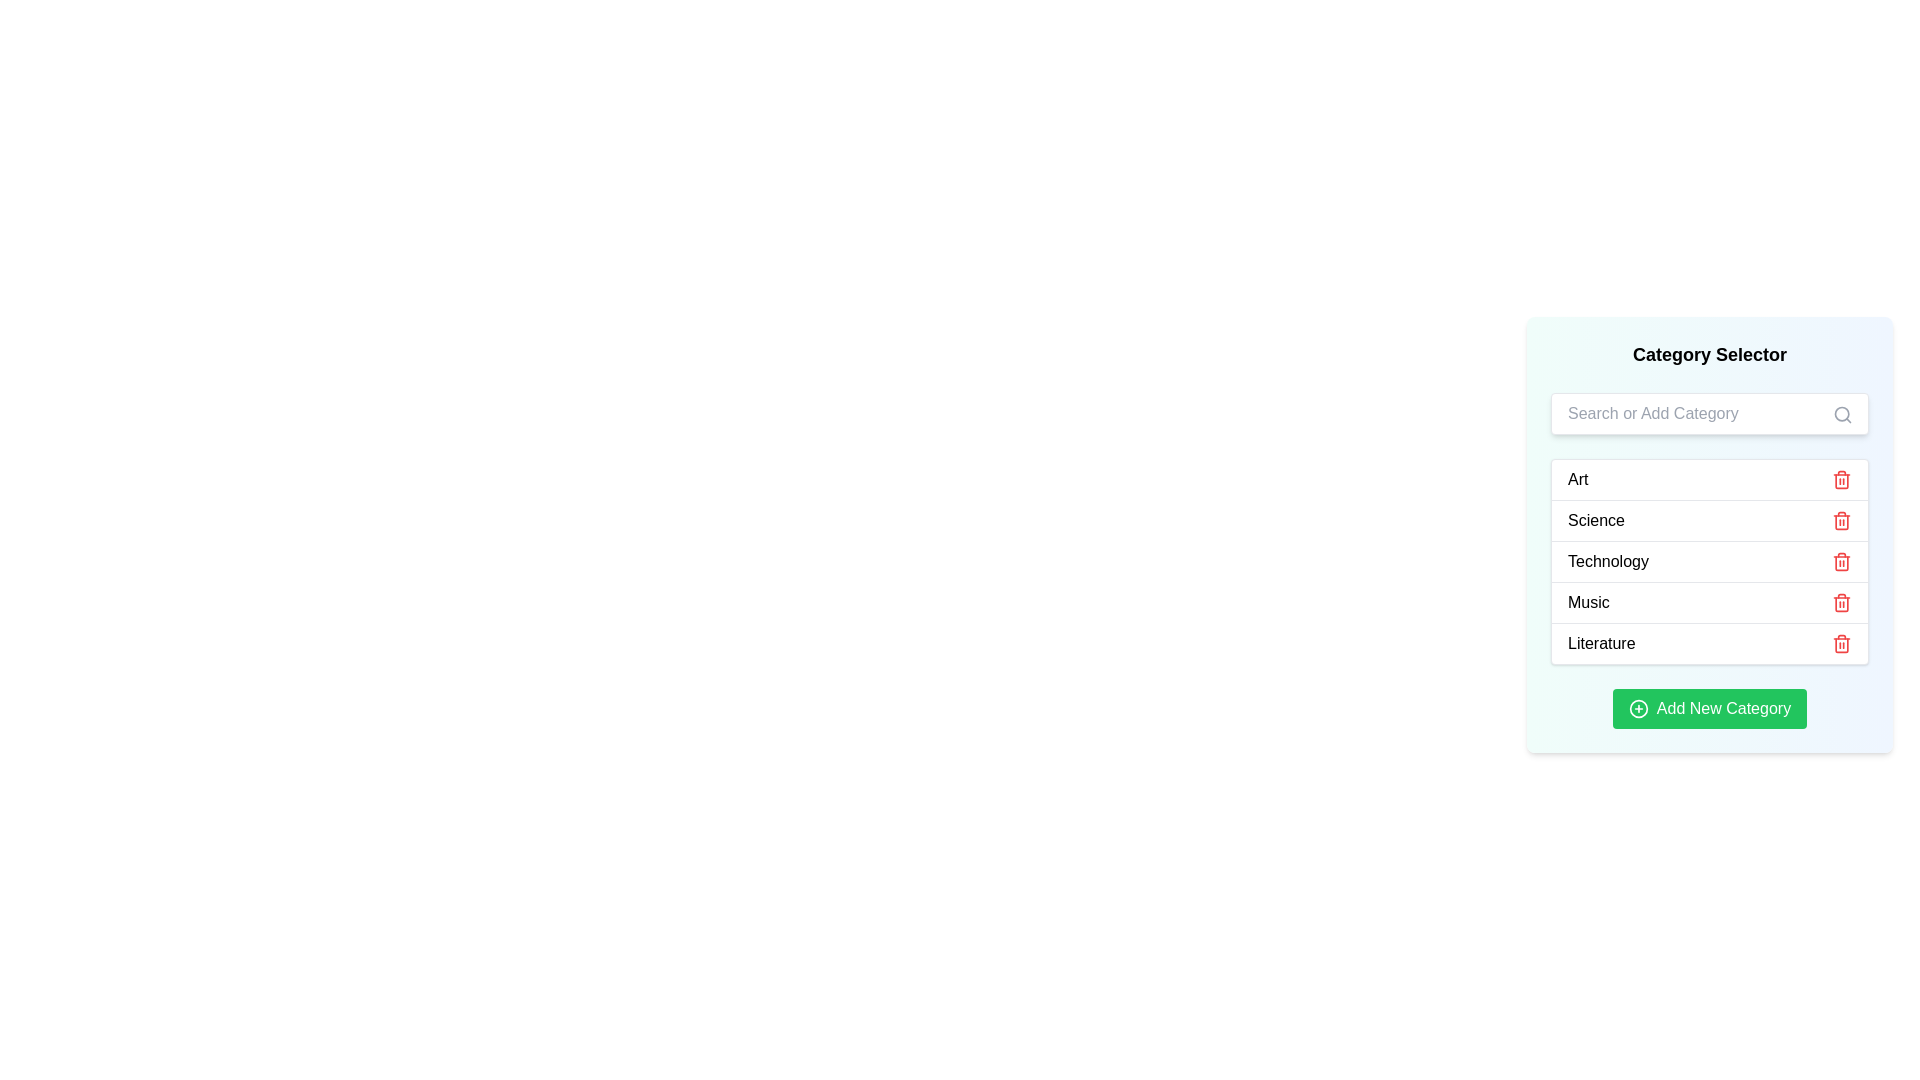  What do you see at coordinates (1587, 601) in the screenshot?
I see `the 'Music' label in bold black font, located in the fourth row of the category list, between 'Technology' and 'Literature'` at bounding box center [1587, 601].